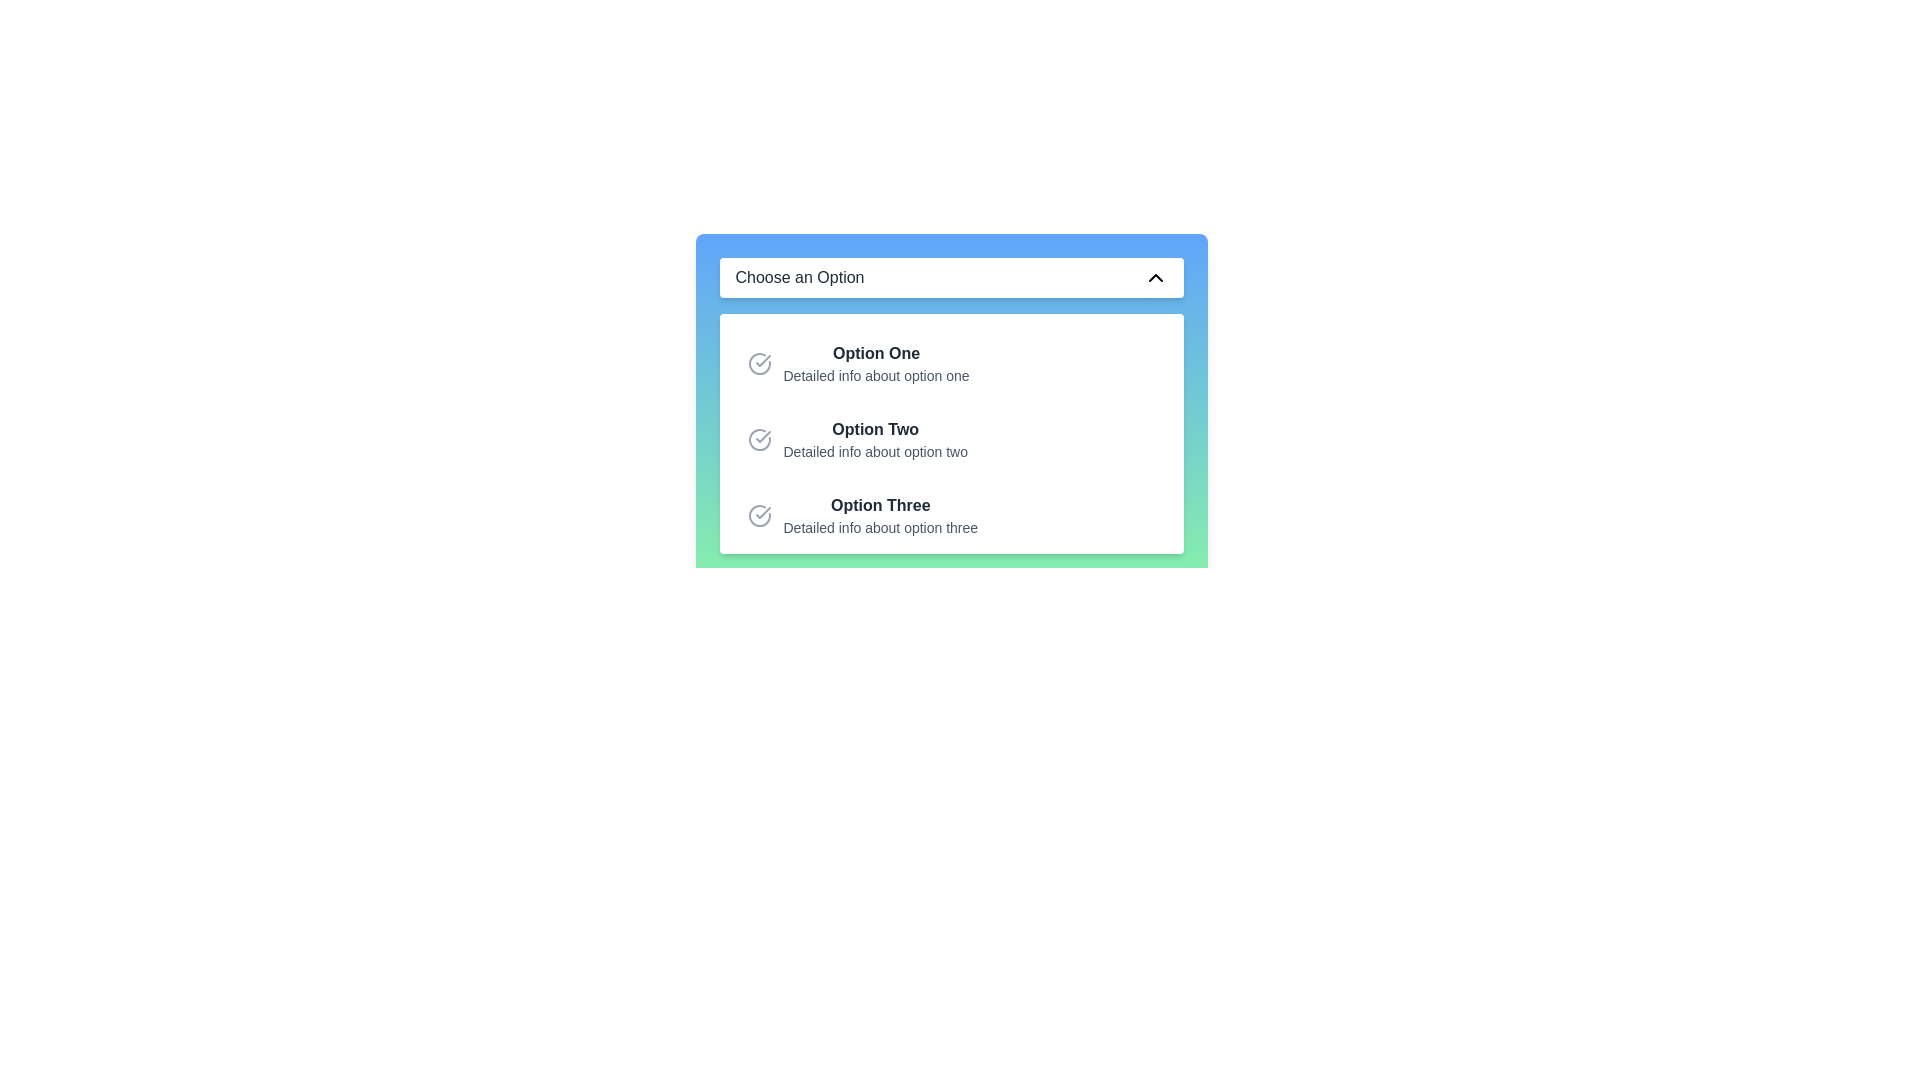 This screenshot has height=1080, width=1920. Describe the element at coordinates (950, 405) in the screenshot. I see `the Dropdown Menu titled 'Choose an Option'` at that location.